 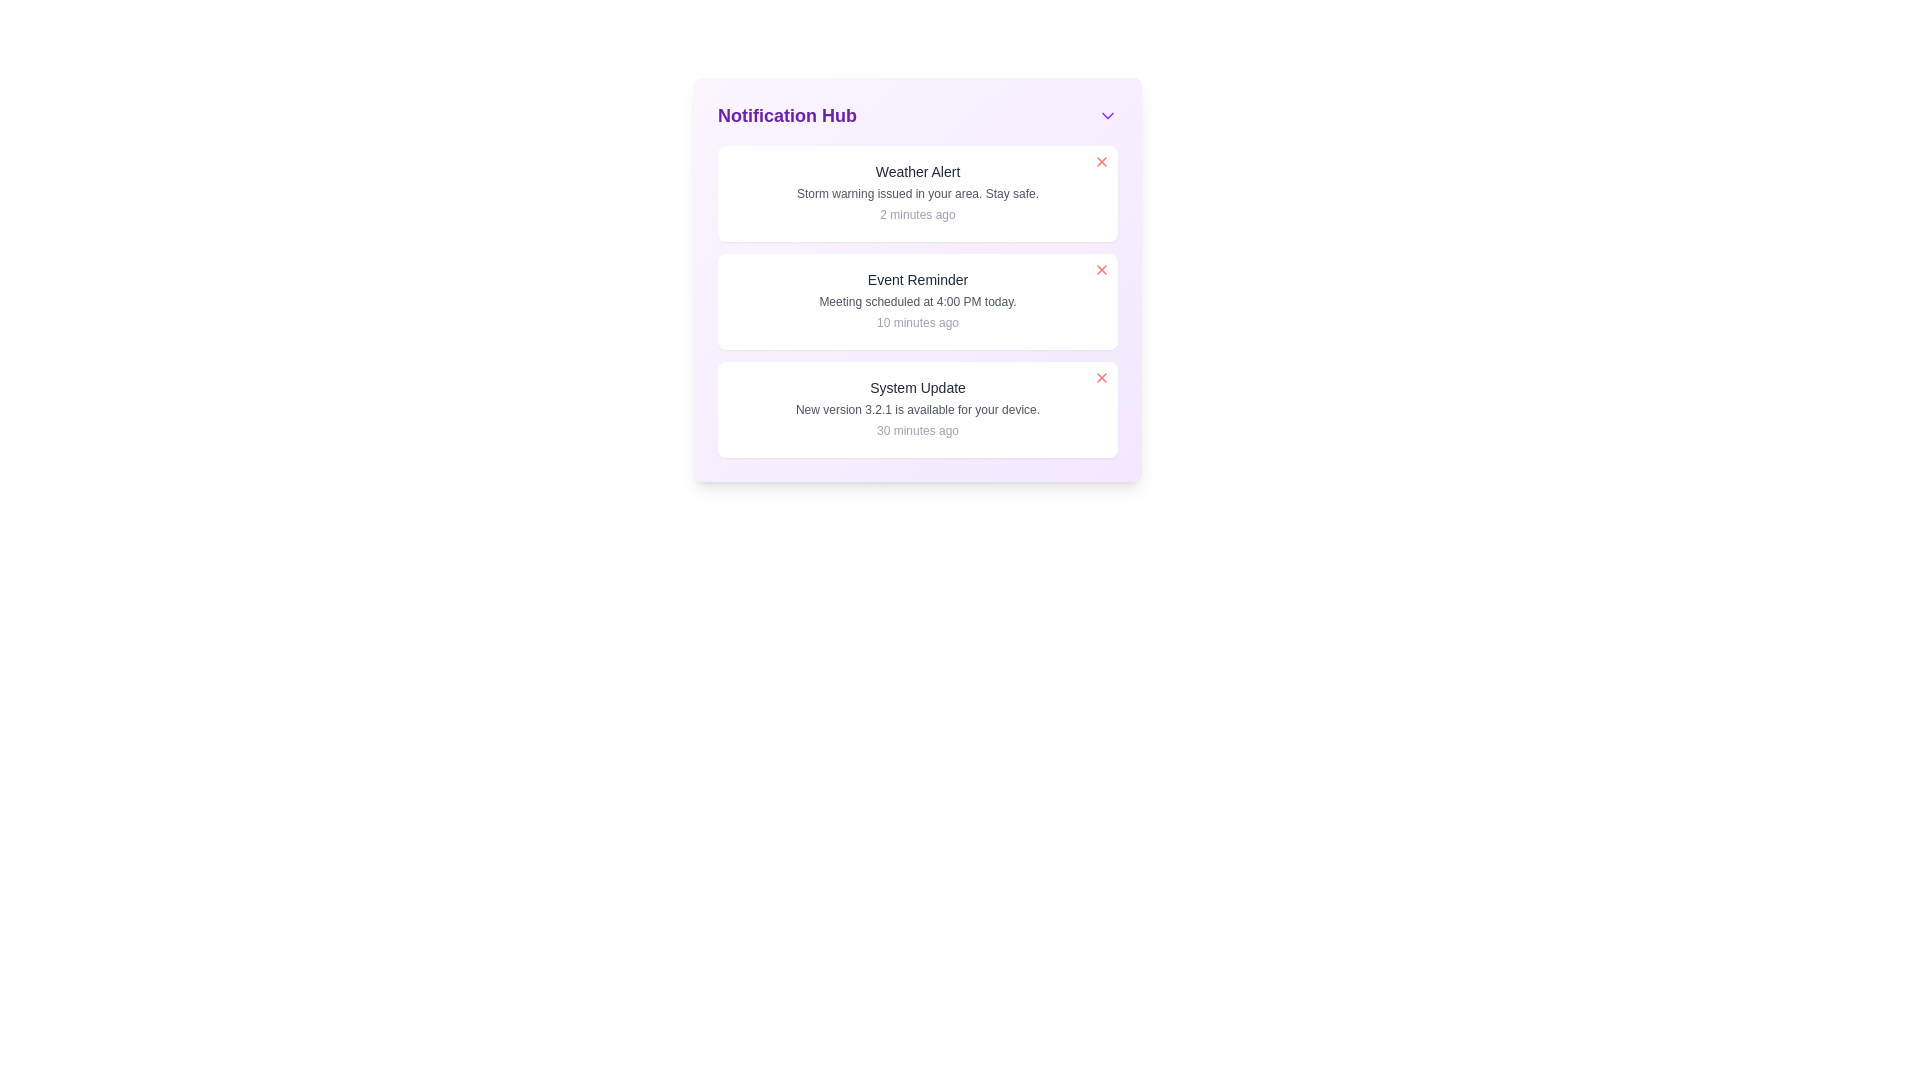 What do you see at coordinates (1101, 270) in the screenshot?
I see `the small interactive 'X' icon at the top-right corner of the 'Event Reminder' card to change its color to red` at bounding box center [1101, 270].